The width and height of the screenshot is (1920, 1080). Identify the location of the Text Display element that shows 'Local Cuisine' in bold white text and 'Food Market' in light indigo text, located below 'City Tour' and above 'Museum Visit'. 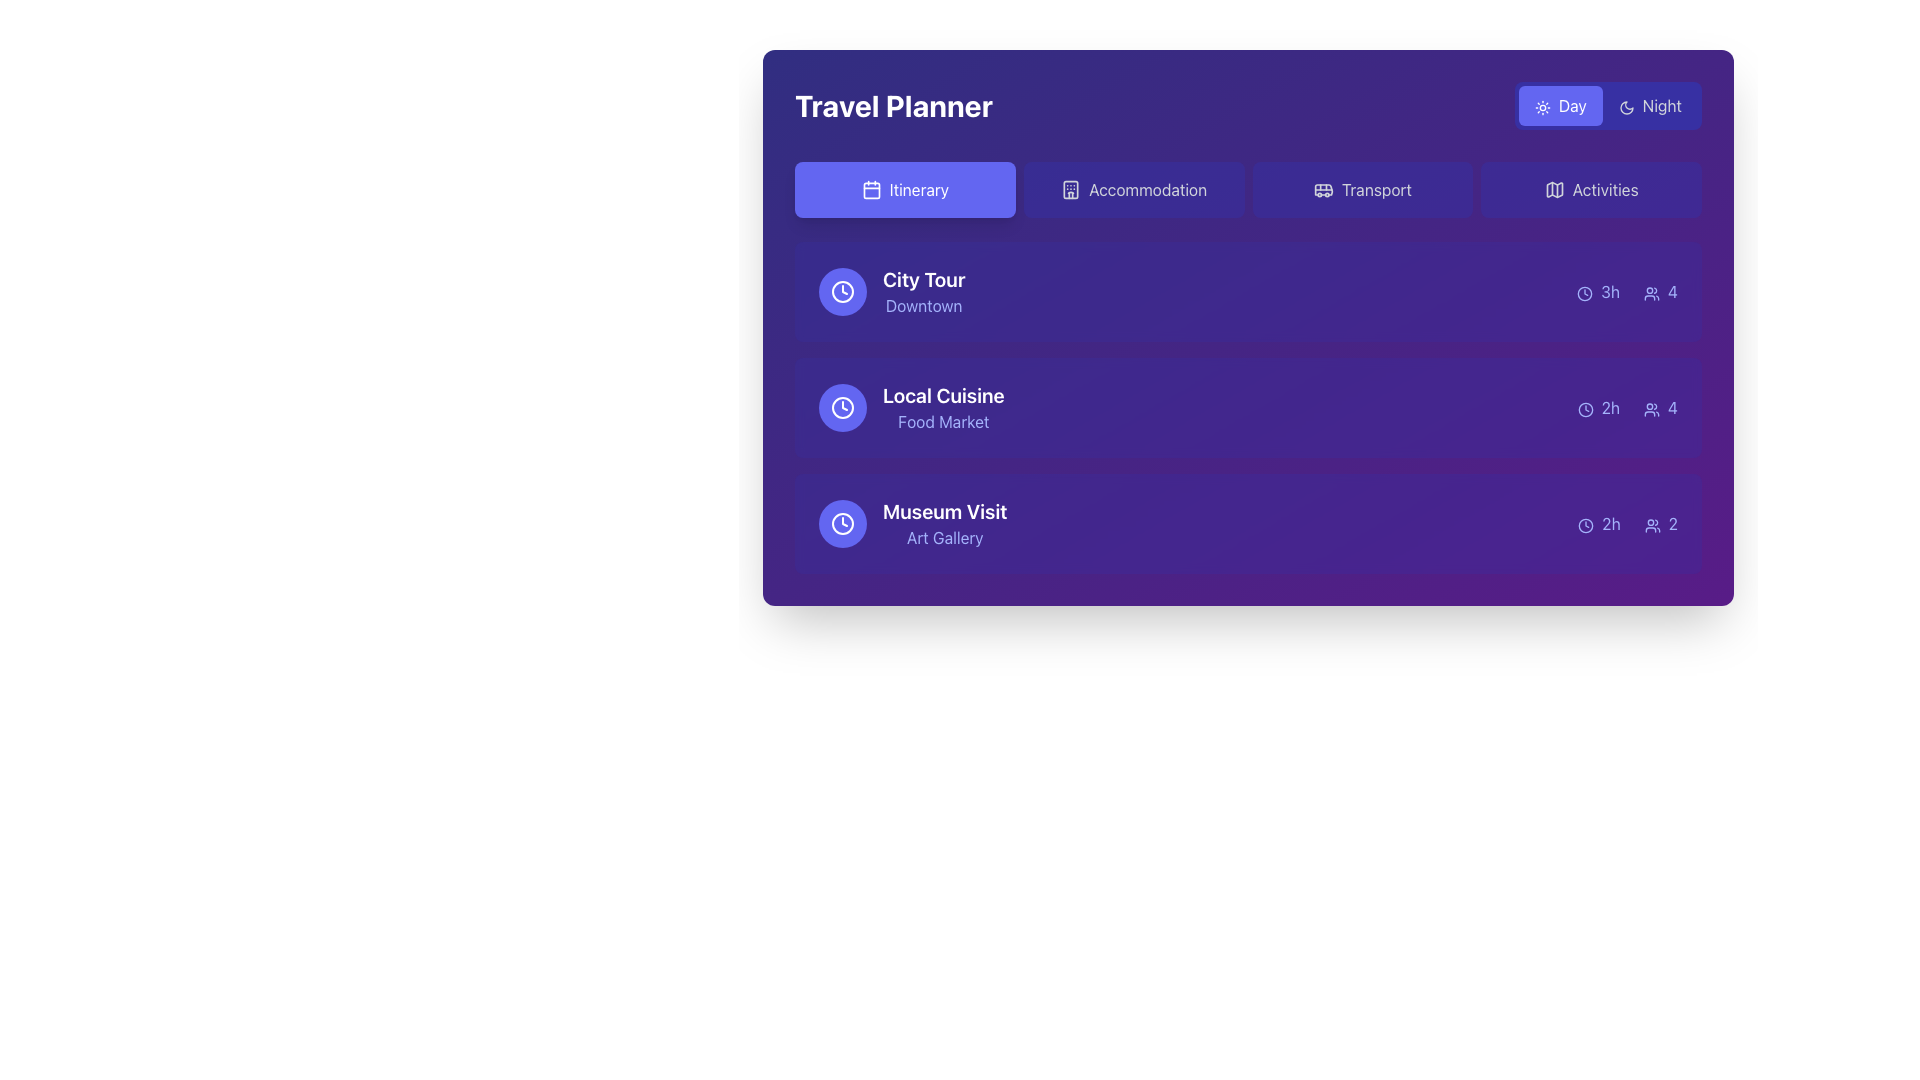
(942, 407).